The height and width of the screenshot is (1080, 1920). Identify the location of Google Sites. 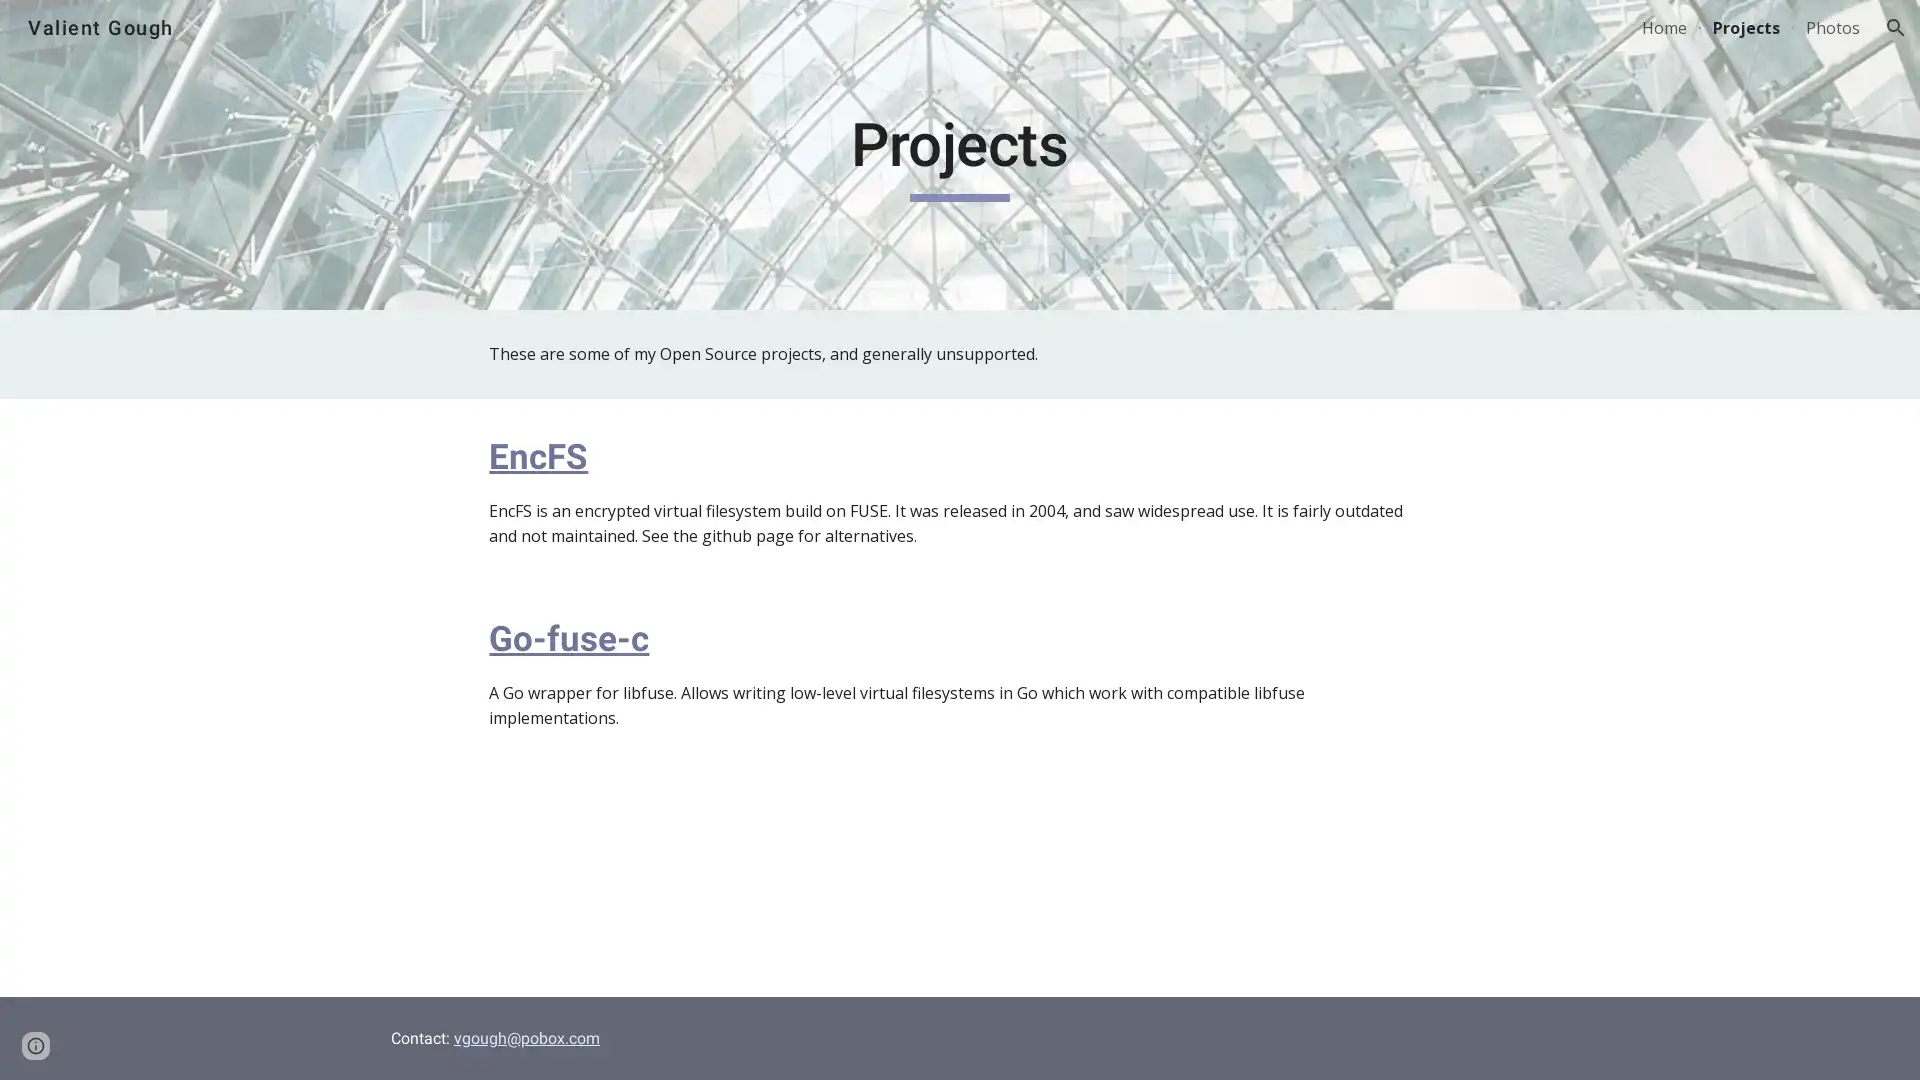
(154, 1044).